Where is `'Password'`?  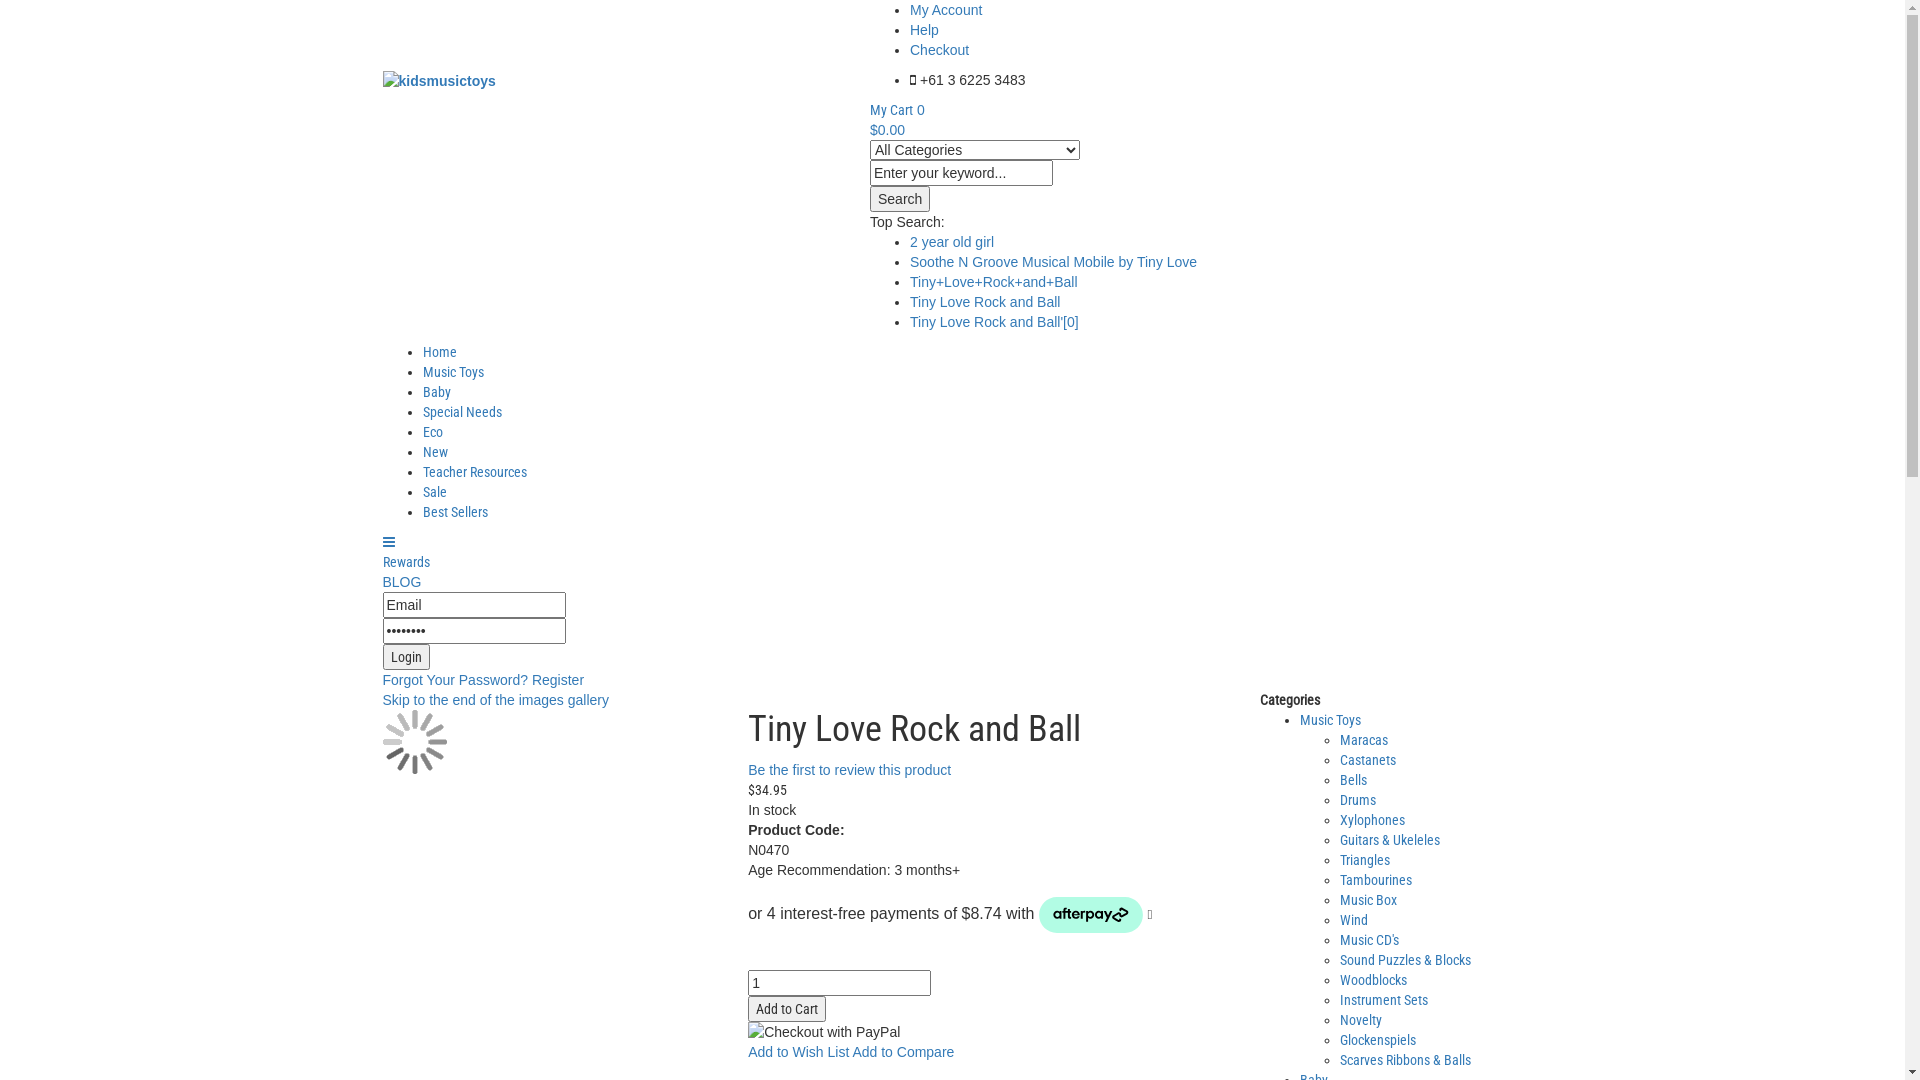 'Password' is located at coordinates (382, 631).